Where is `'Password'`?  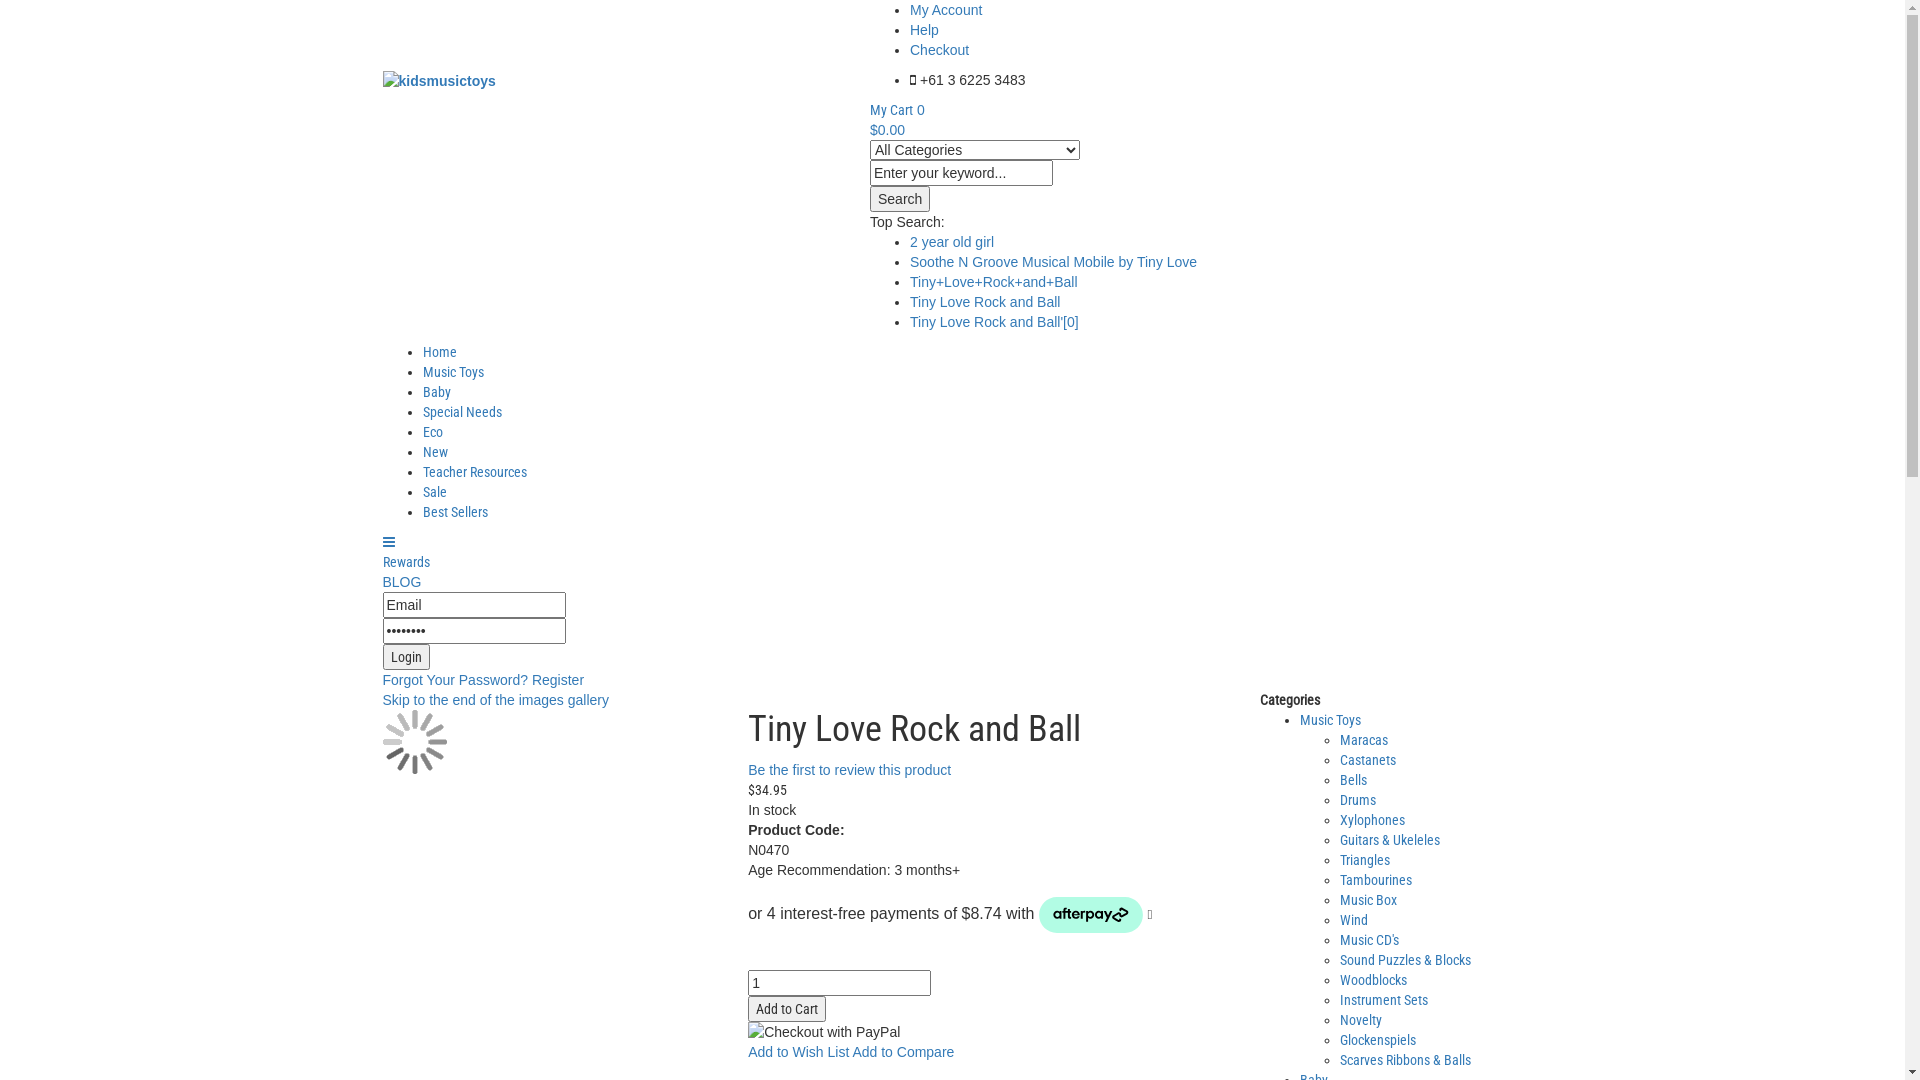 'Password' is located at coordinates (382, 631).